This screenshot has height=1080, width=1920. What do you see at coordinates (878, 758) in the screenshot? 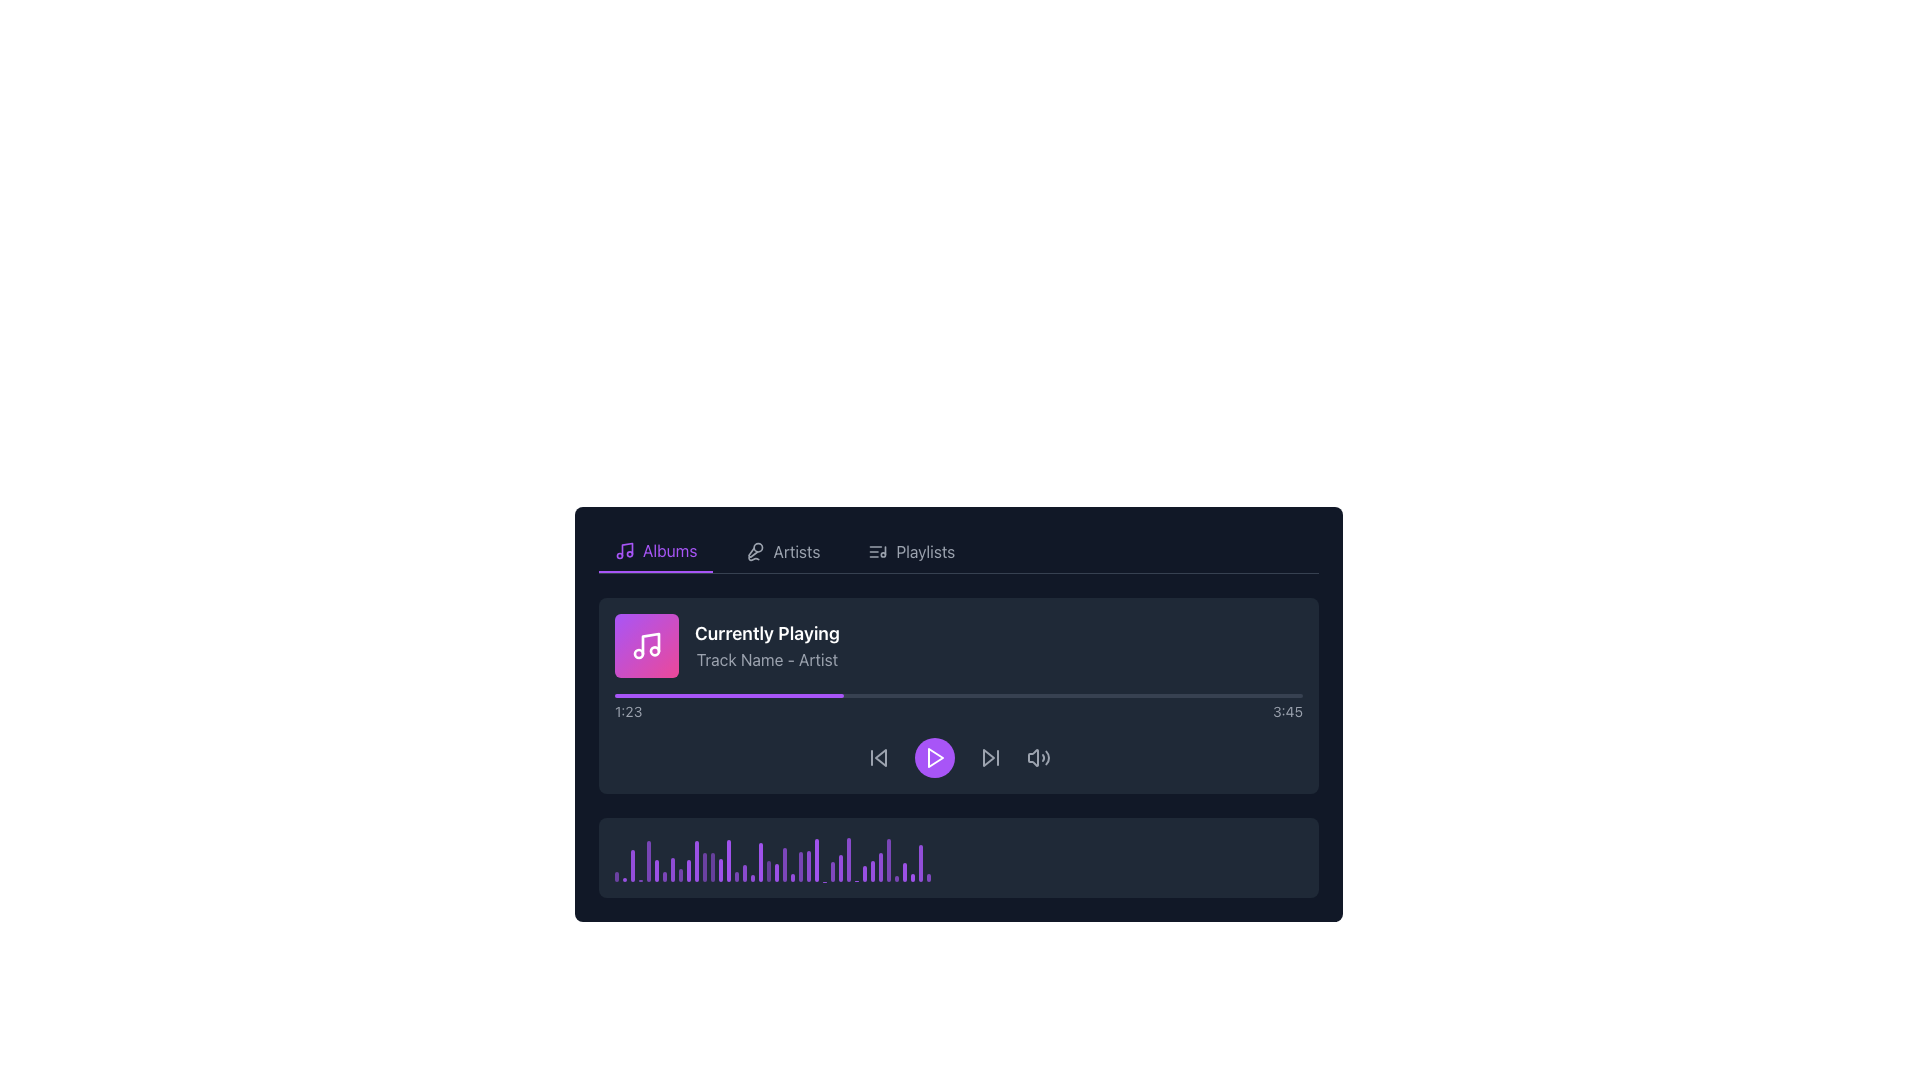
I see `the skip-back button in the audio player interface, which is represented by a gray arrow pointing left with a vertical line, to change its color to white` at bounding box center [878, 758].